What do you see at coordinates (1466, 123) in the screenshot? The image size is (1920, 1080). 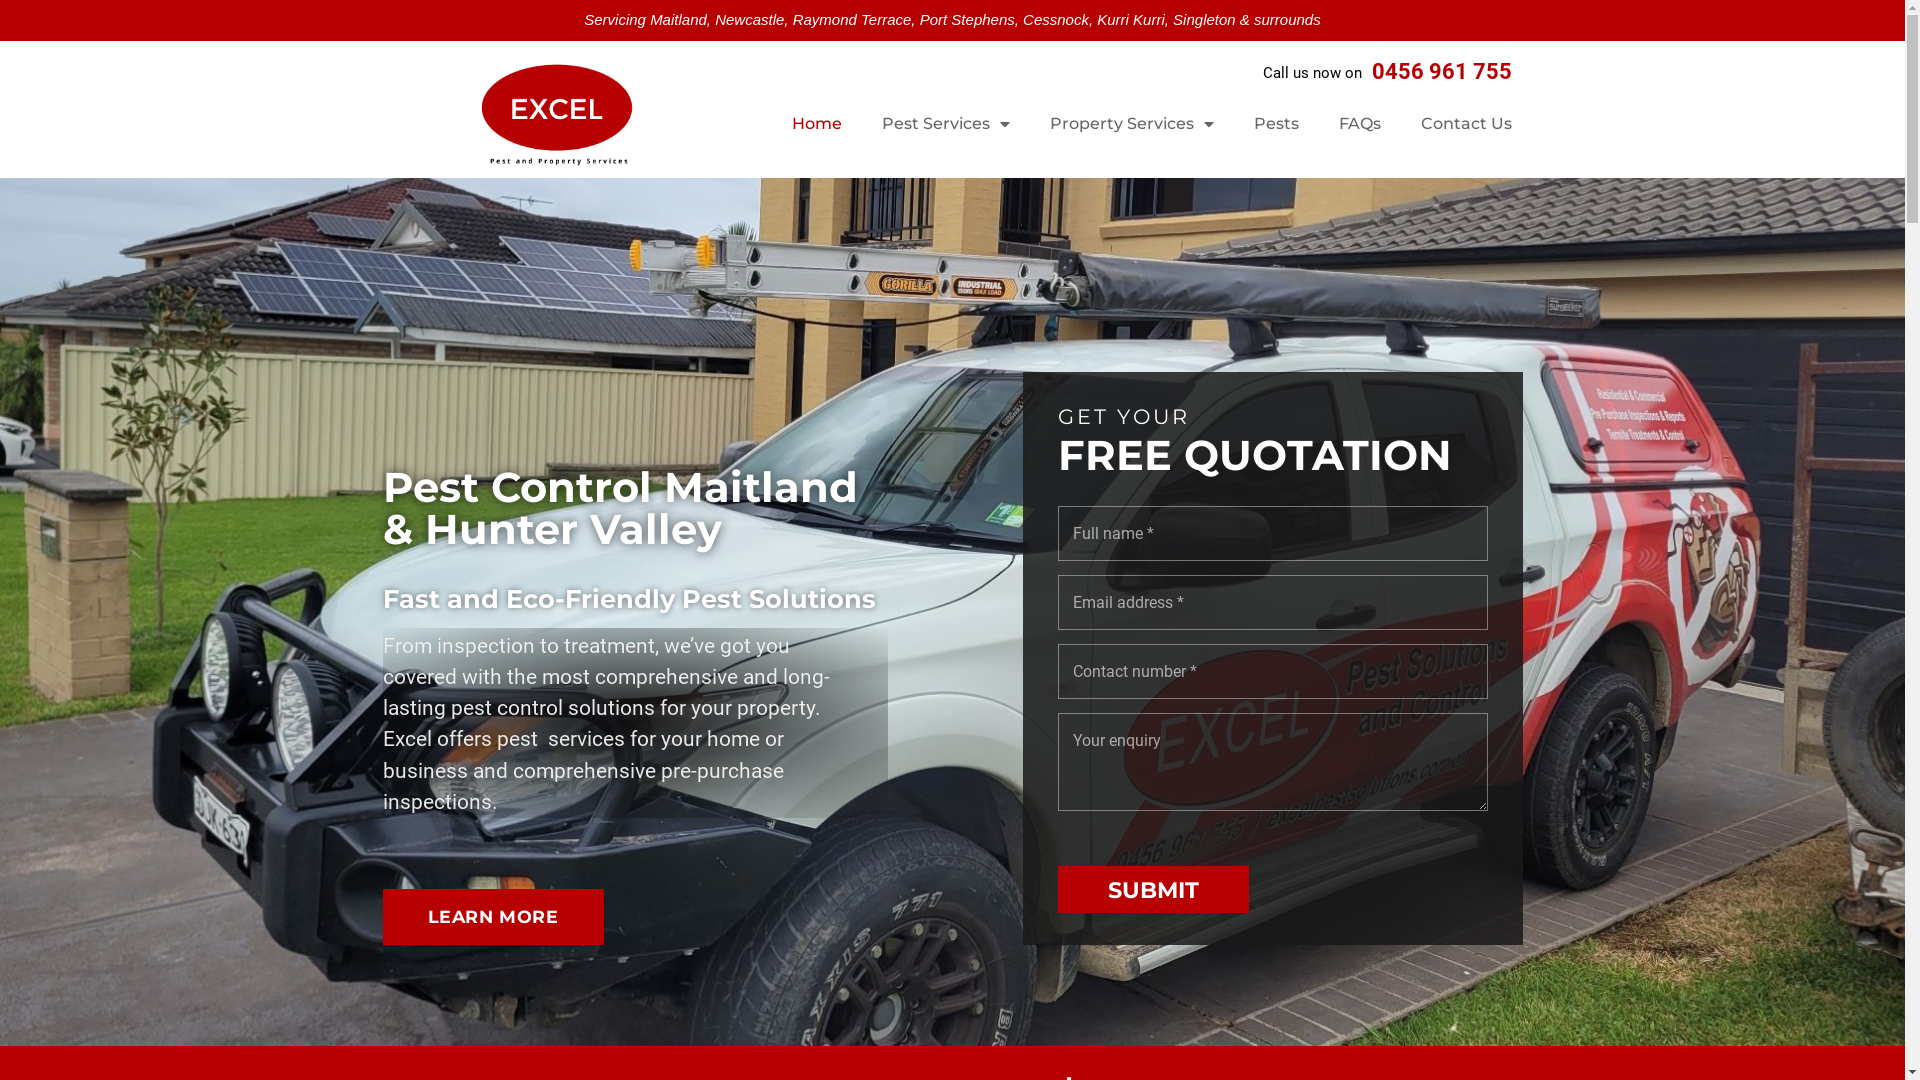 I see `'Contact Us'` at bounding box center [1466, 123].